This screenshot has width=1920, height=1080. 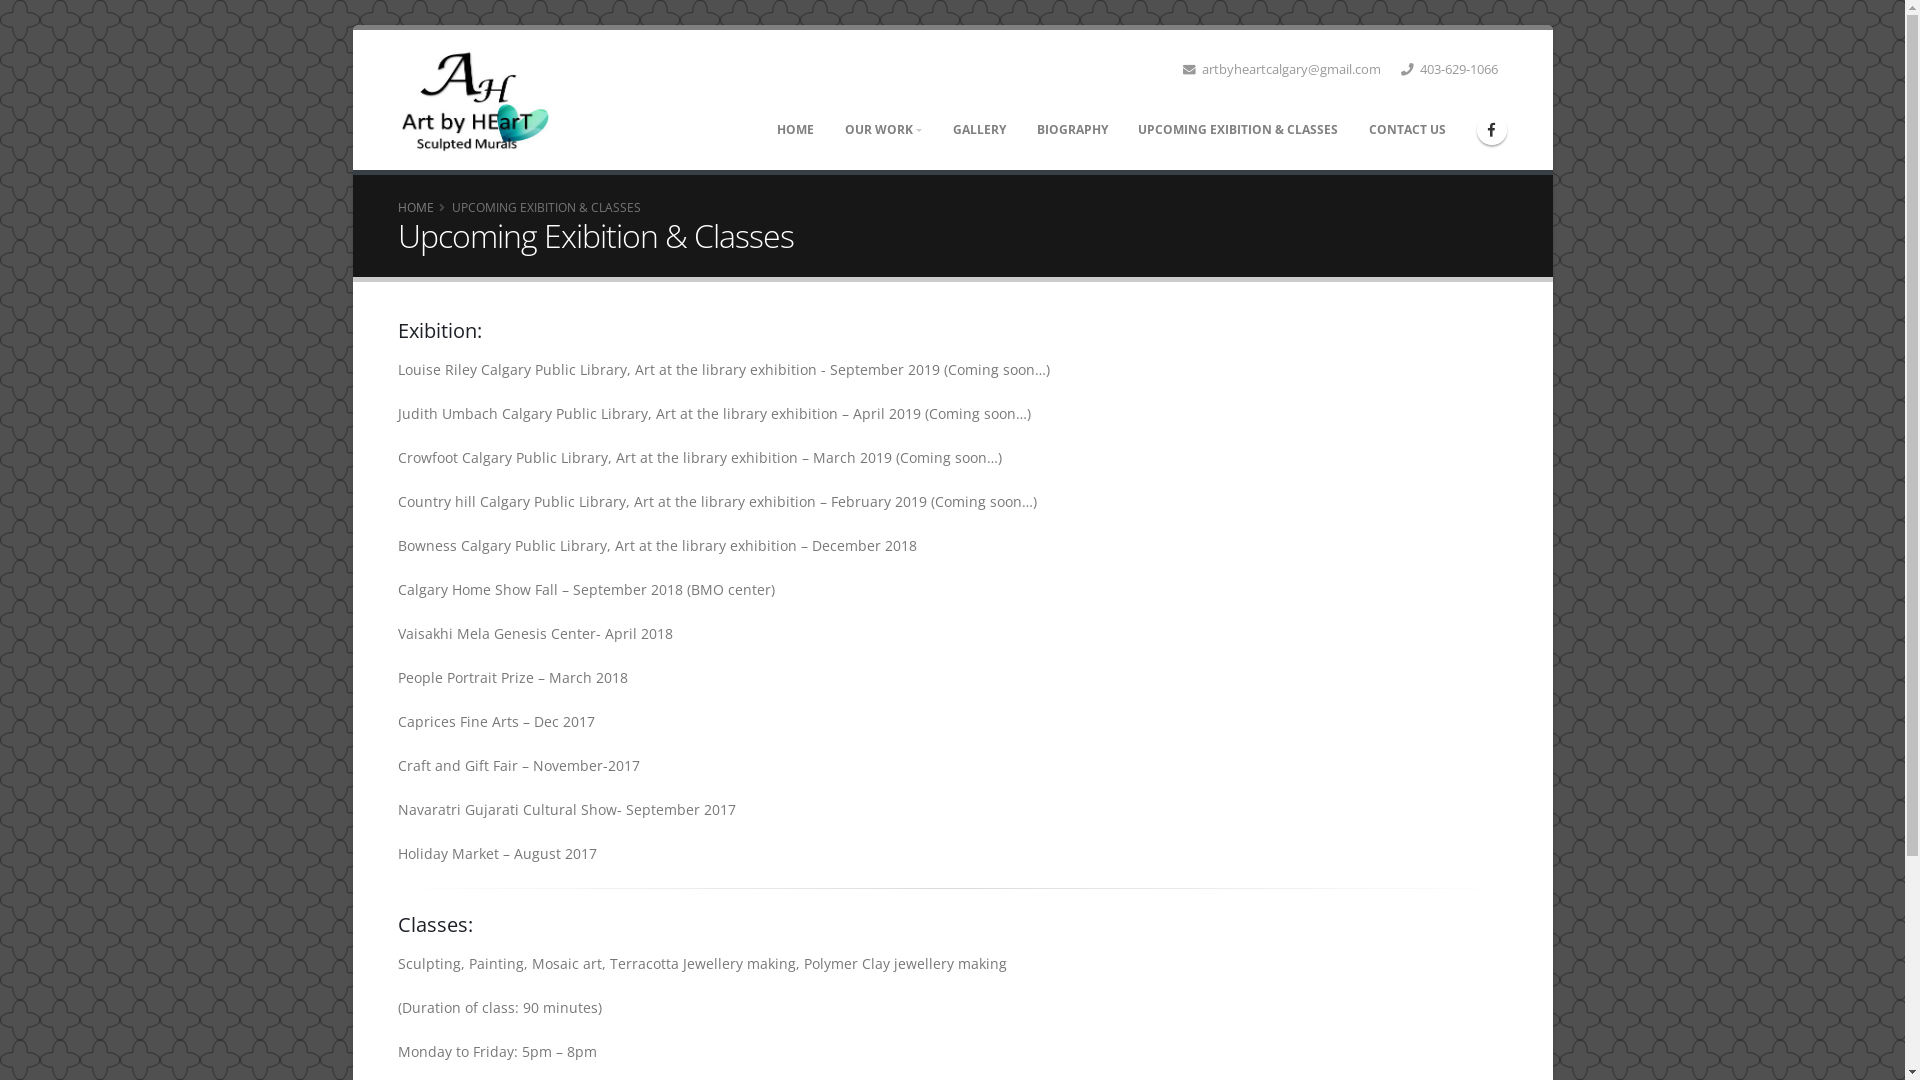 What do you see at coordinates (795, 130) in the screenshot?
I see `'HOME'` at bounding box center [795, 130].